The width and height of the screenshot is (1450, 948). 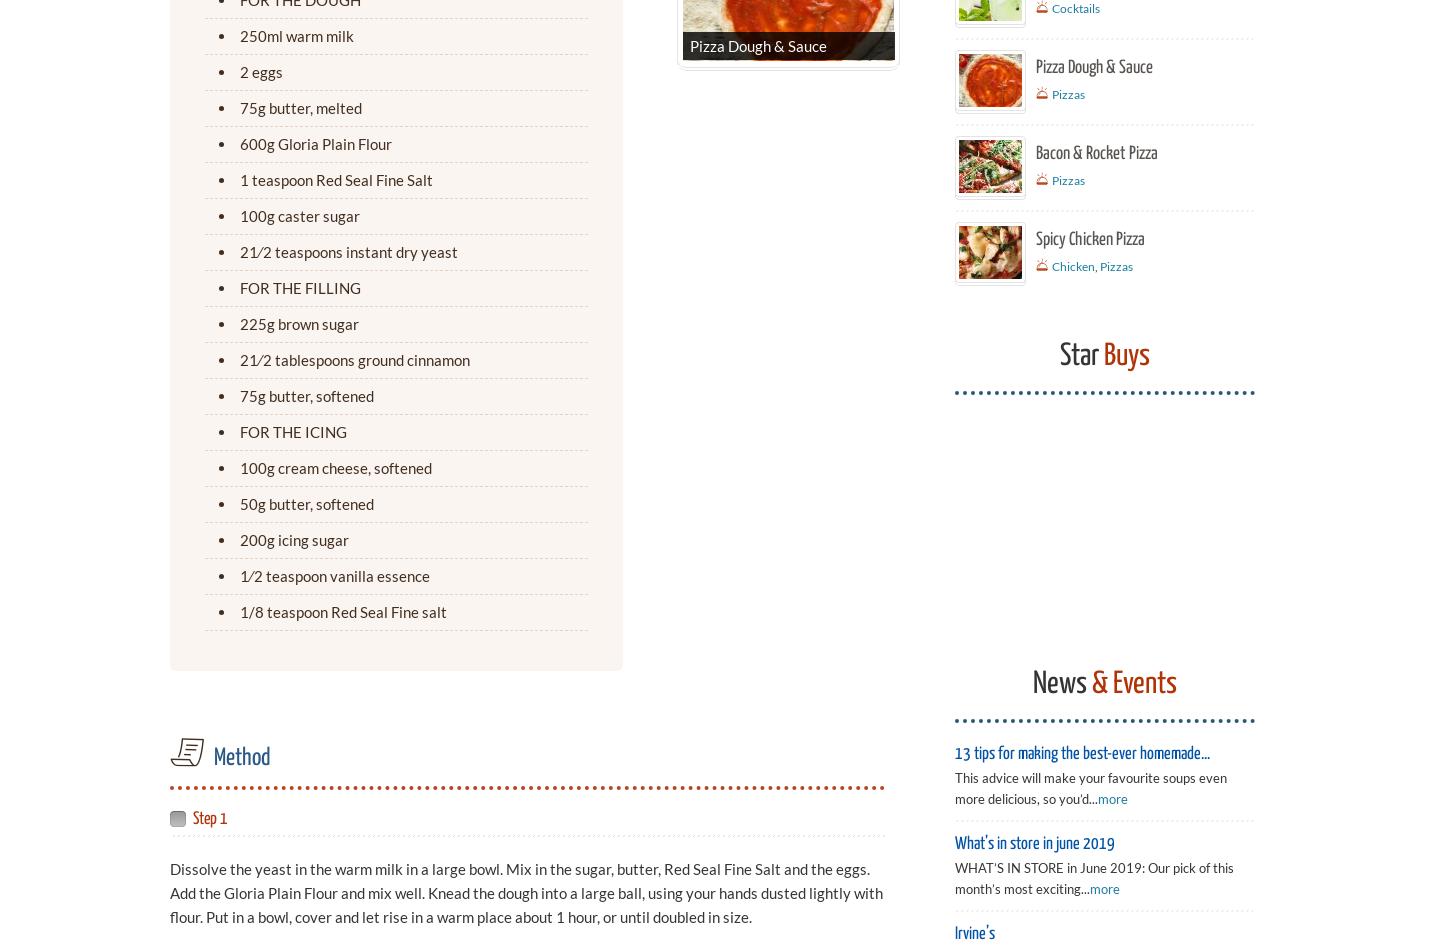 I want to click on '75g butter, melted', so click(x=238, y=107).